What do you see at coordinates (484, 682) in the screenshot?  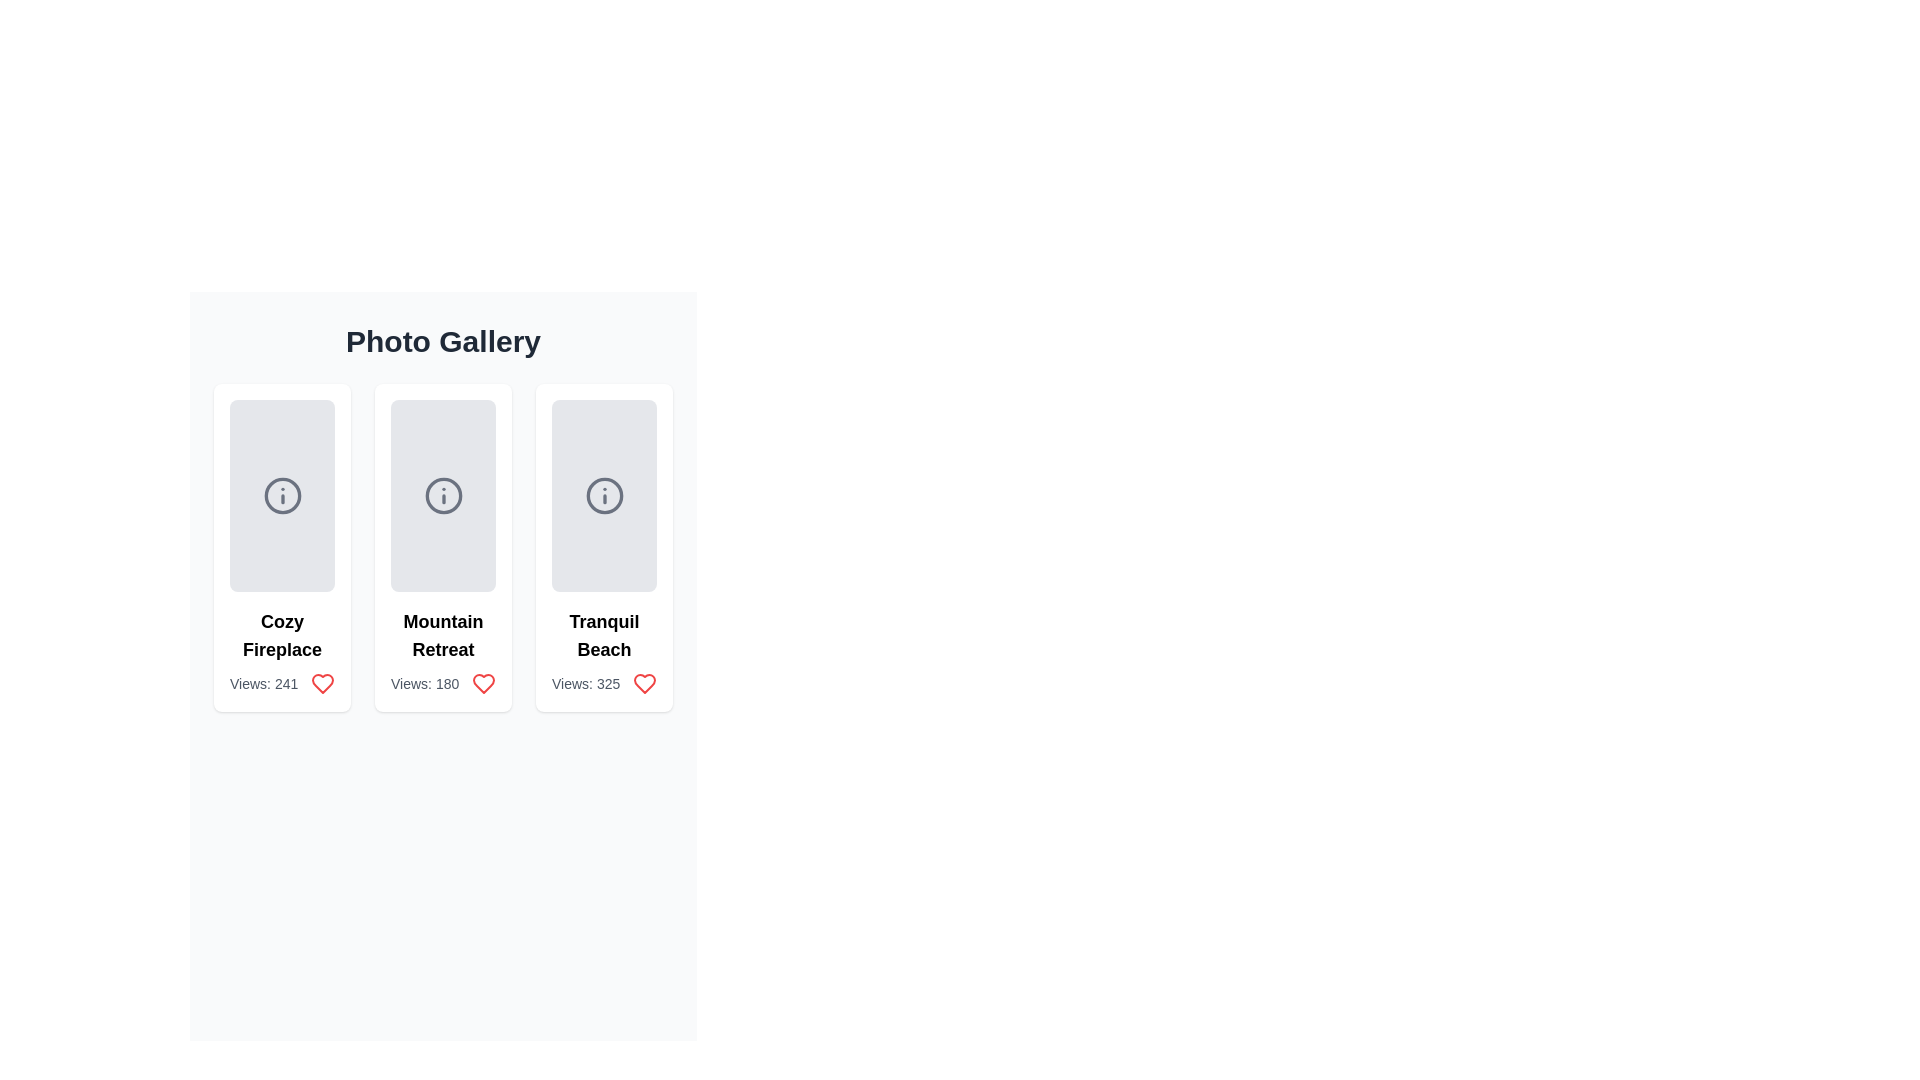 I see `the heart icon button located at the bottom right corner of the 'Mountain Retreat' card in the 'Photo Gallery'` at bounding box center [484, 682].